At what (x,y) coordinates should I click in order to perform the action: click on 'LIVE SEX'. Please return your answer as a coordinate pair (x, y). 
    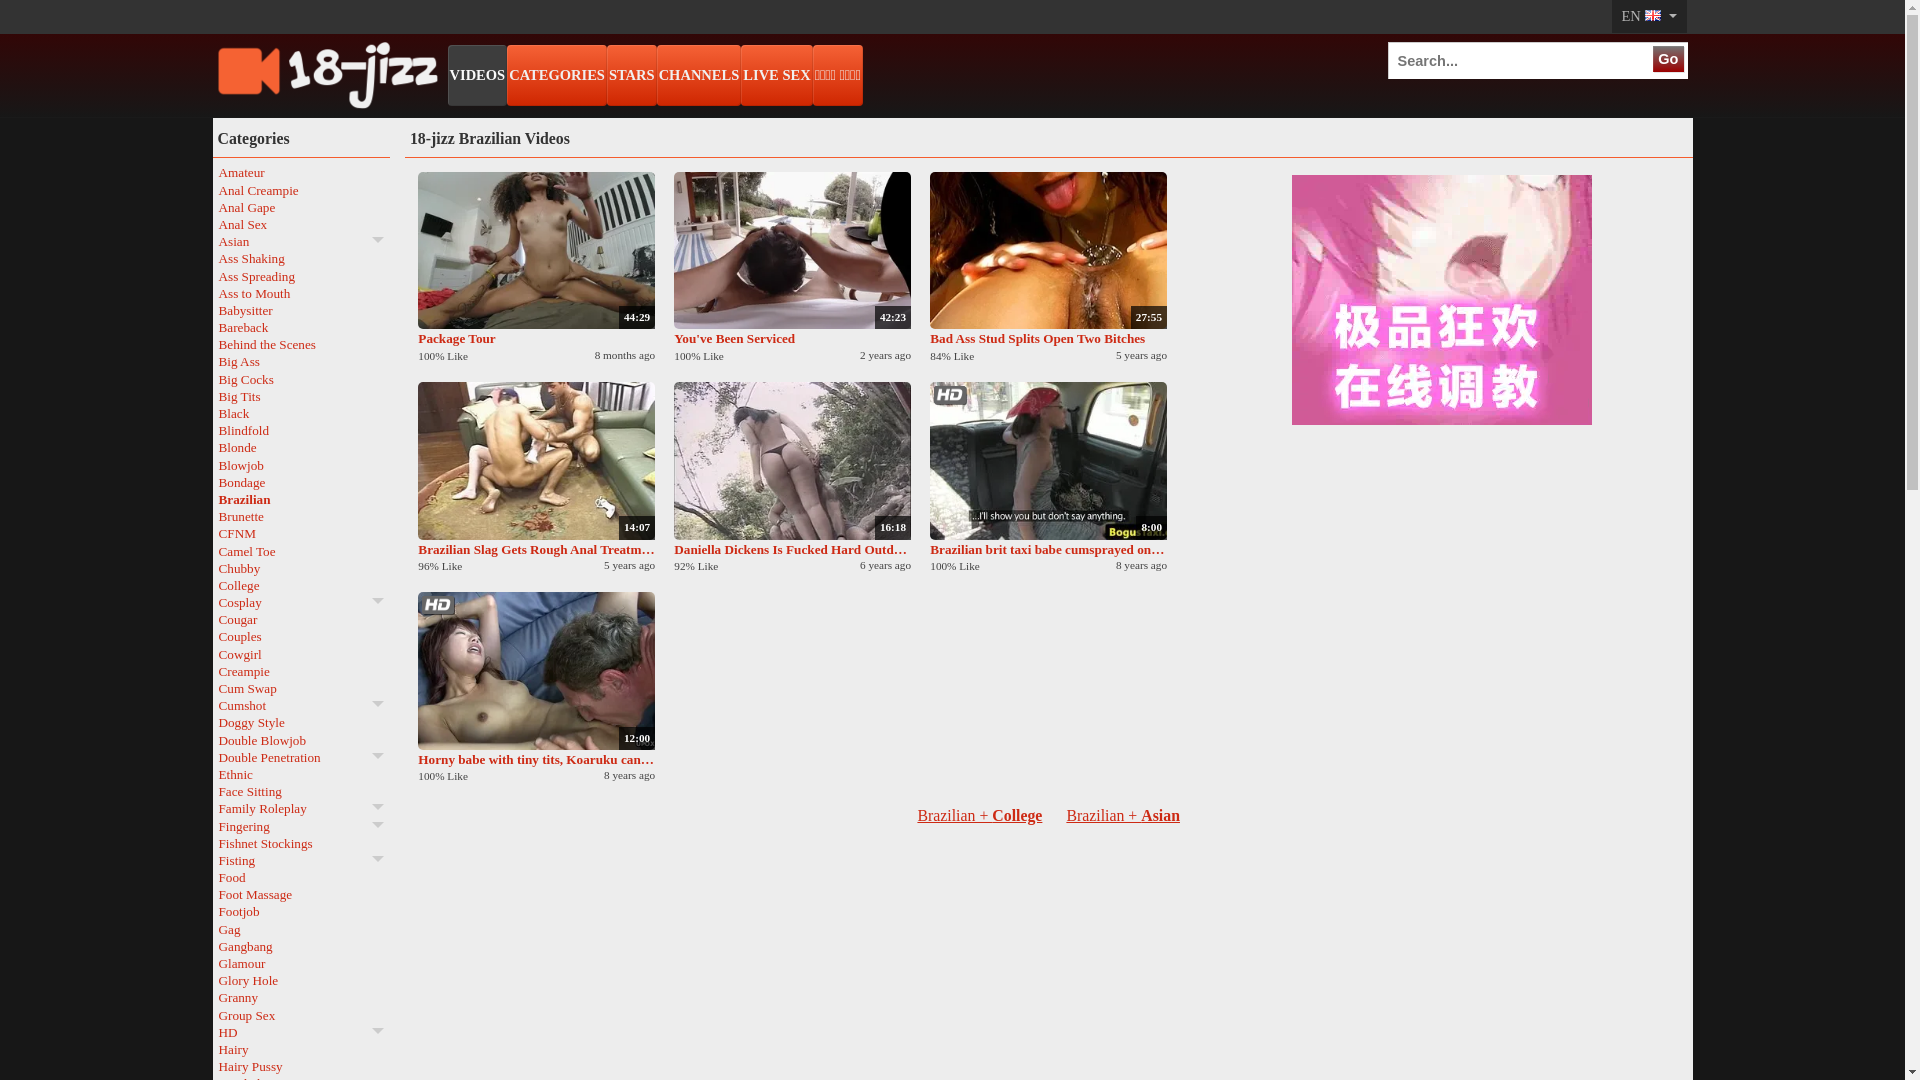
    Looking at the image, I should click on (775, 74).